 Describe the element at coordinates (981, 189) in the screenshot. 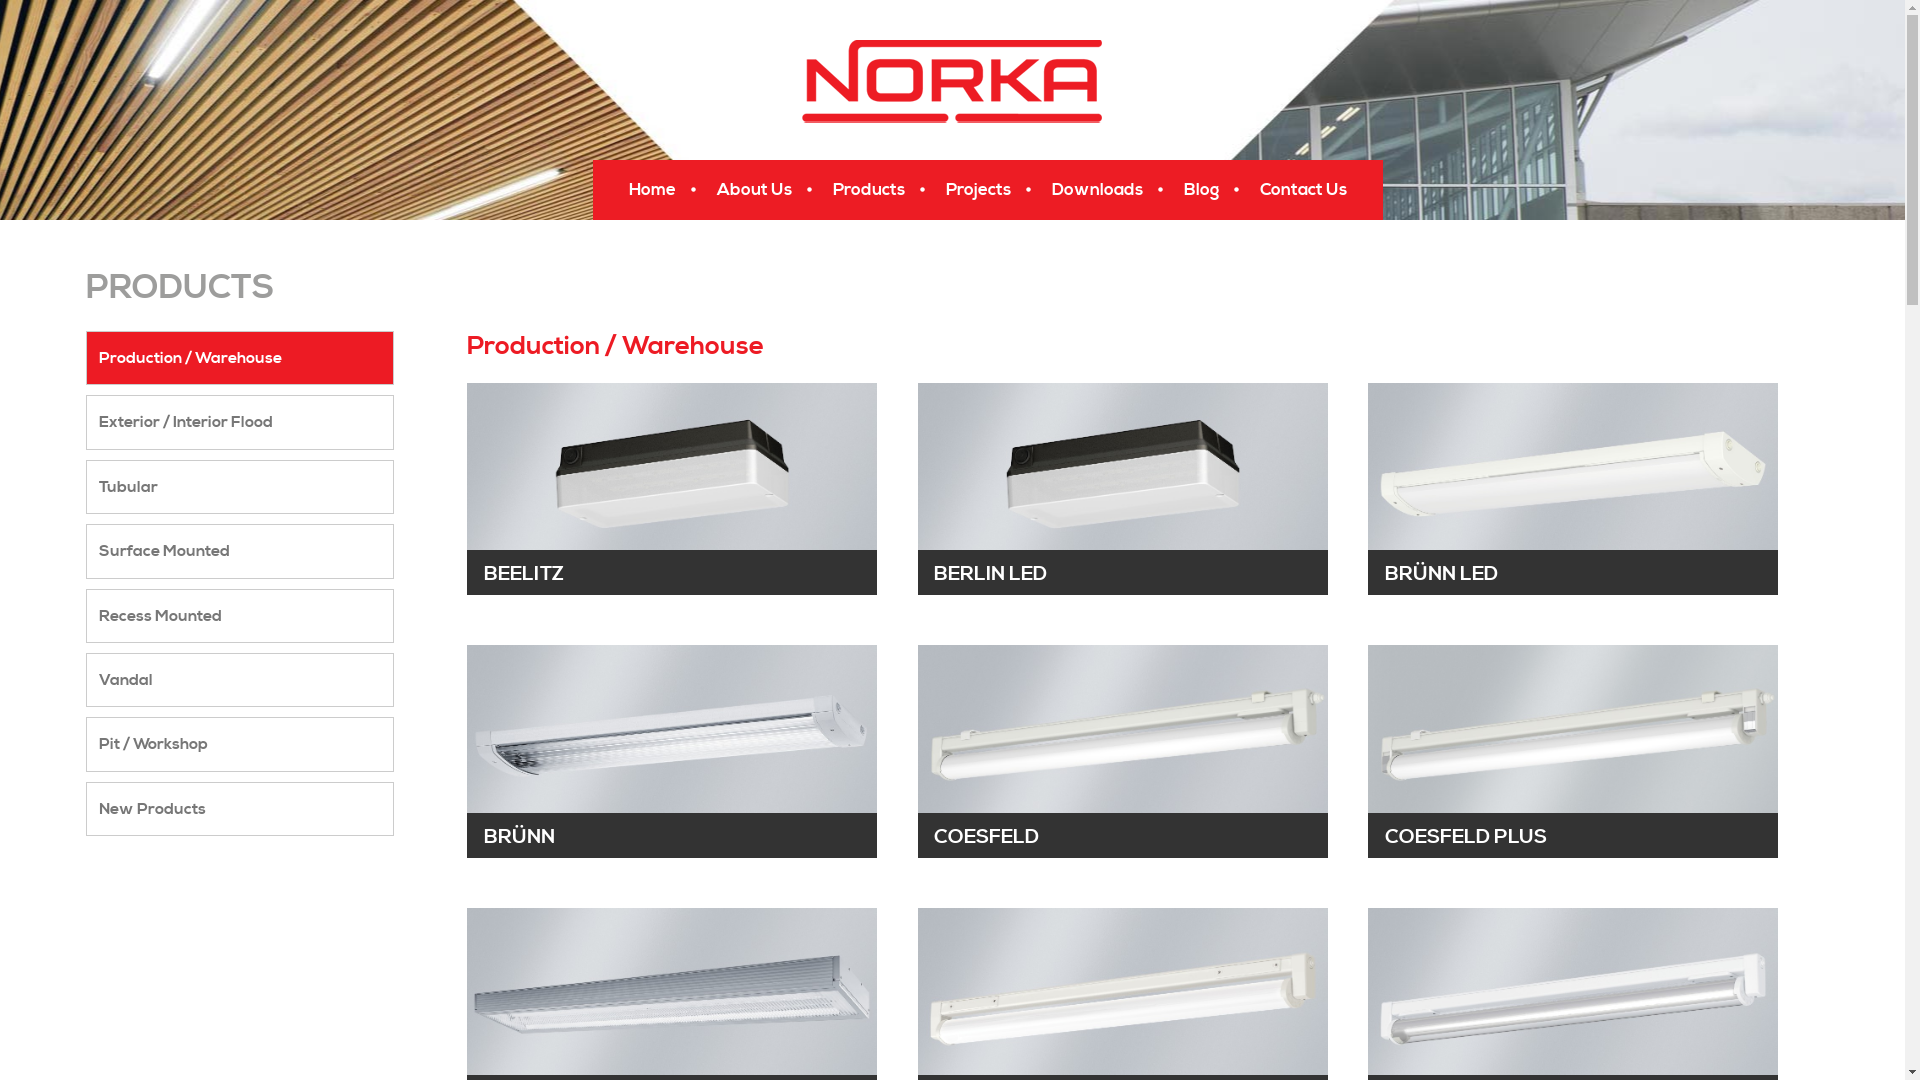

I see `'Projects'` at that location.